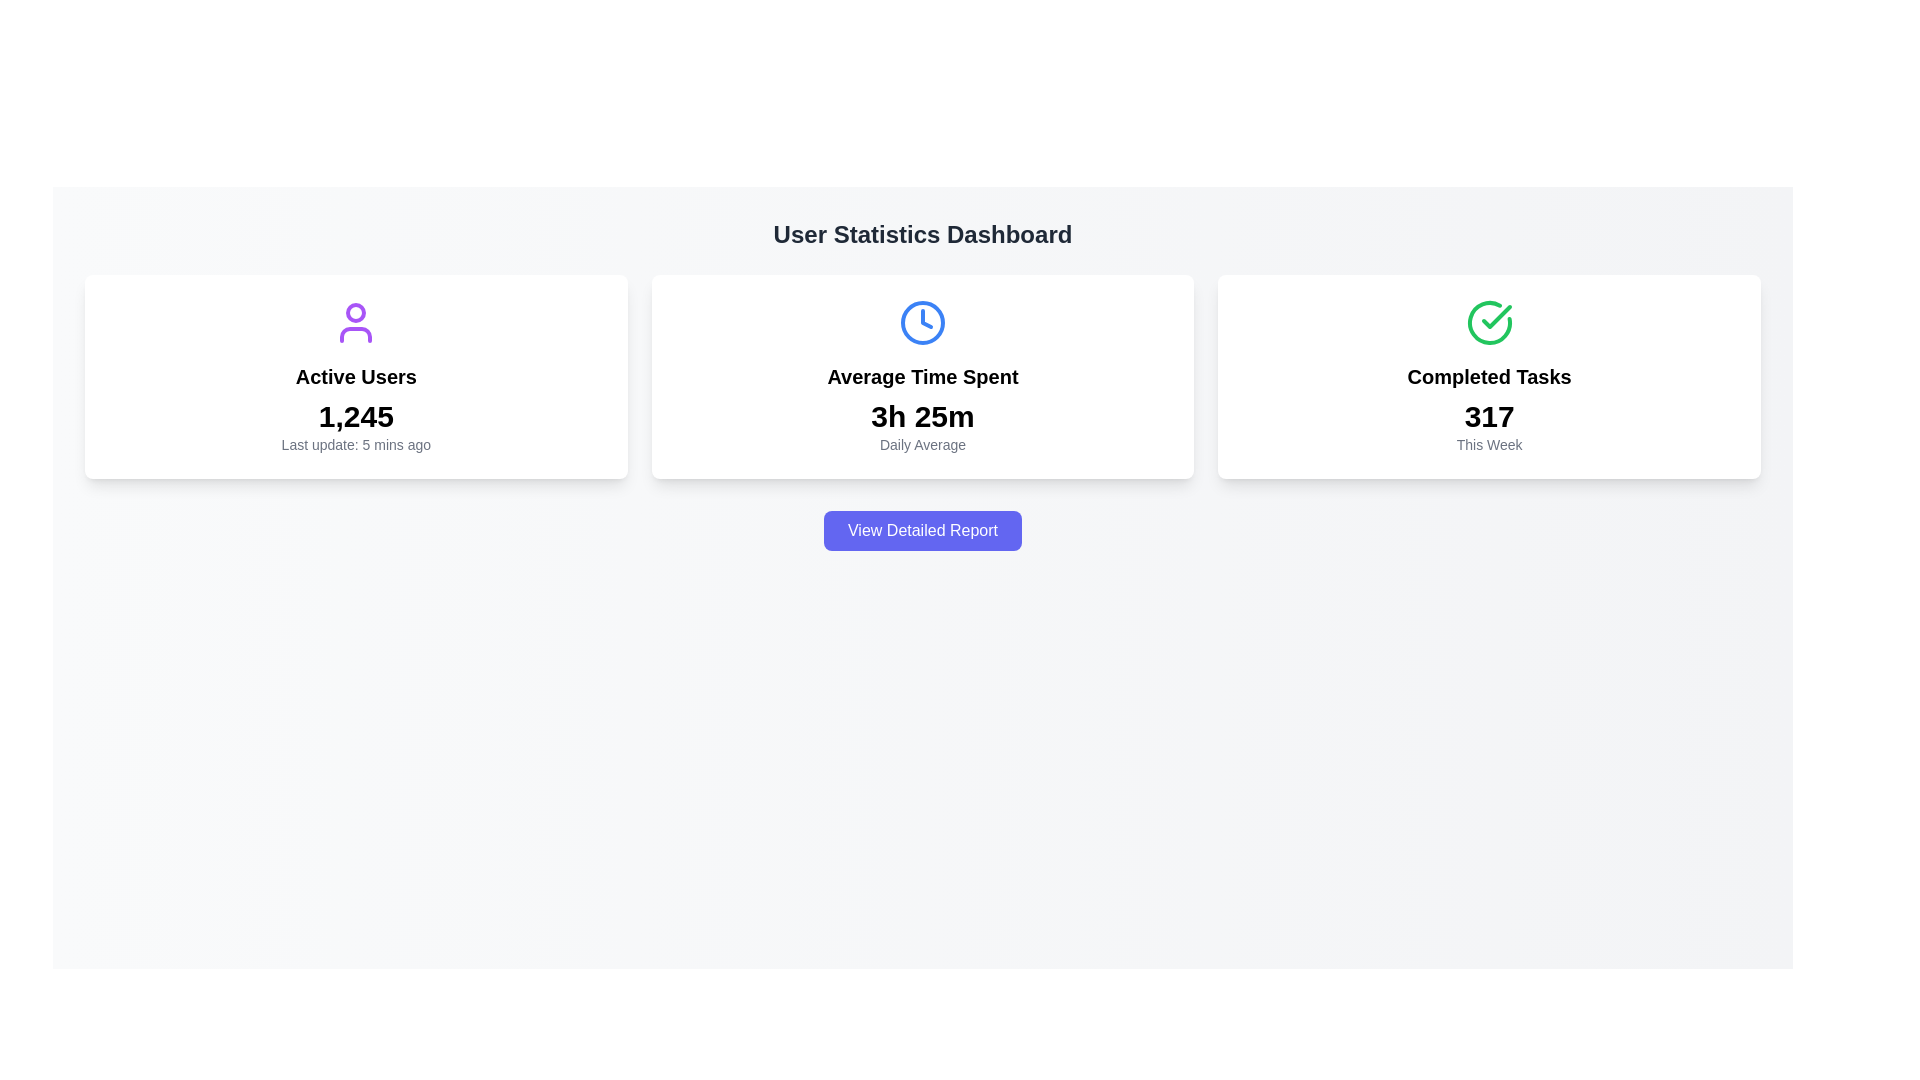 This screenshot has height=1080, width=1920. Describe the element at coordinates (1489, 377) in the screenshot. I see `the 'Completed Tasks' text label, which is styled in a larger bold font and positioned above the number '317' in the rightmost card of a three-card layout` at that location.